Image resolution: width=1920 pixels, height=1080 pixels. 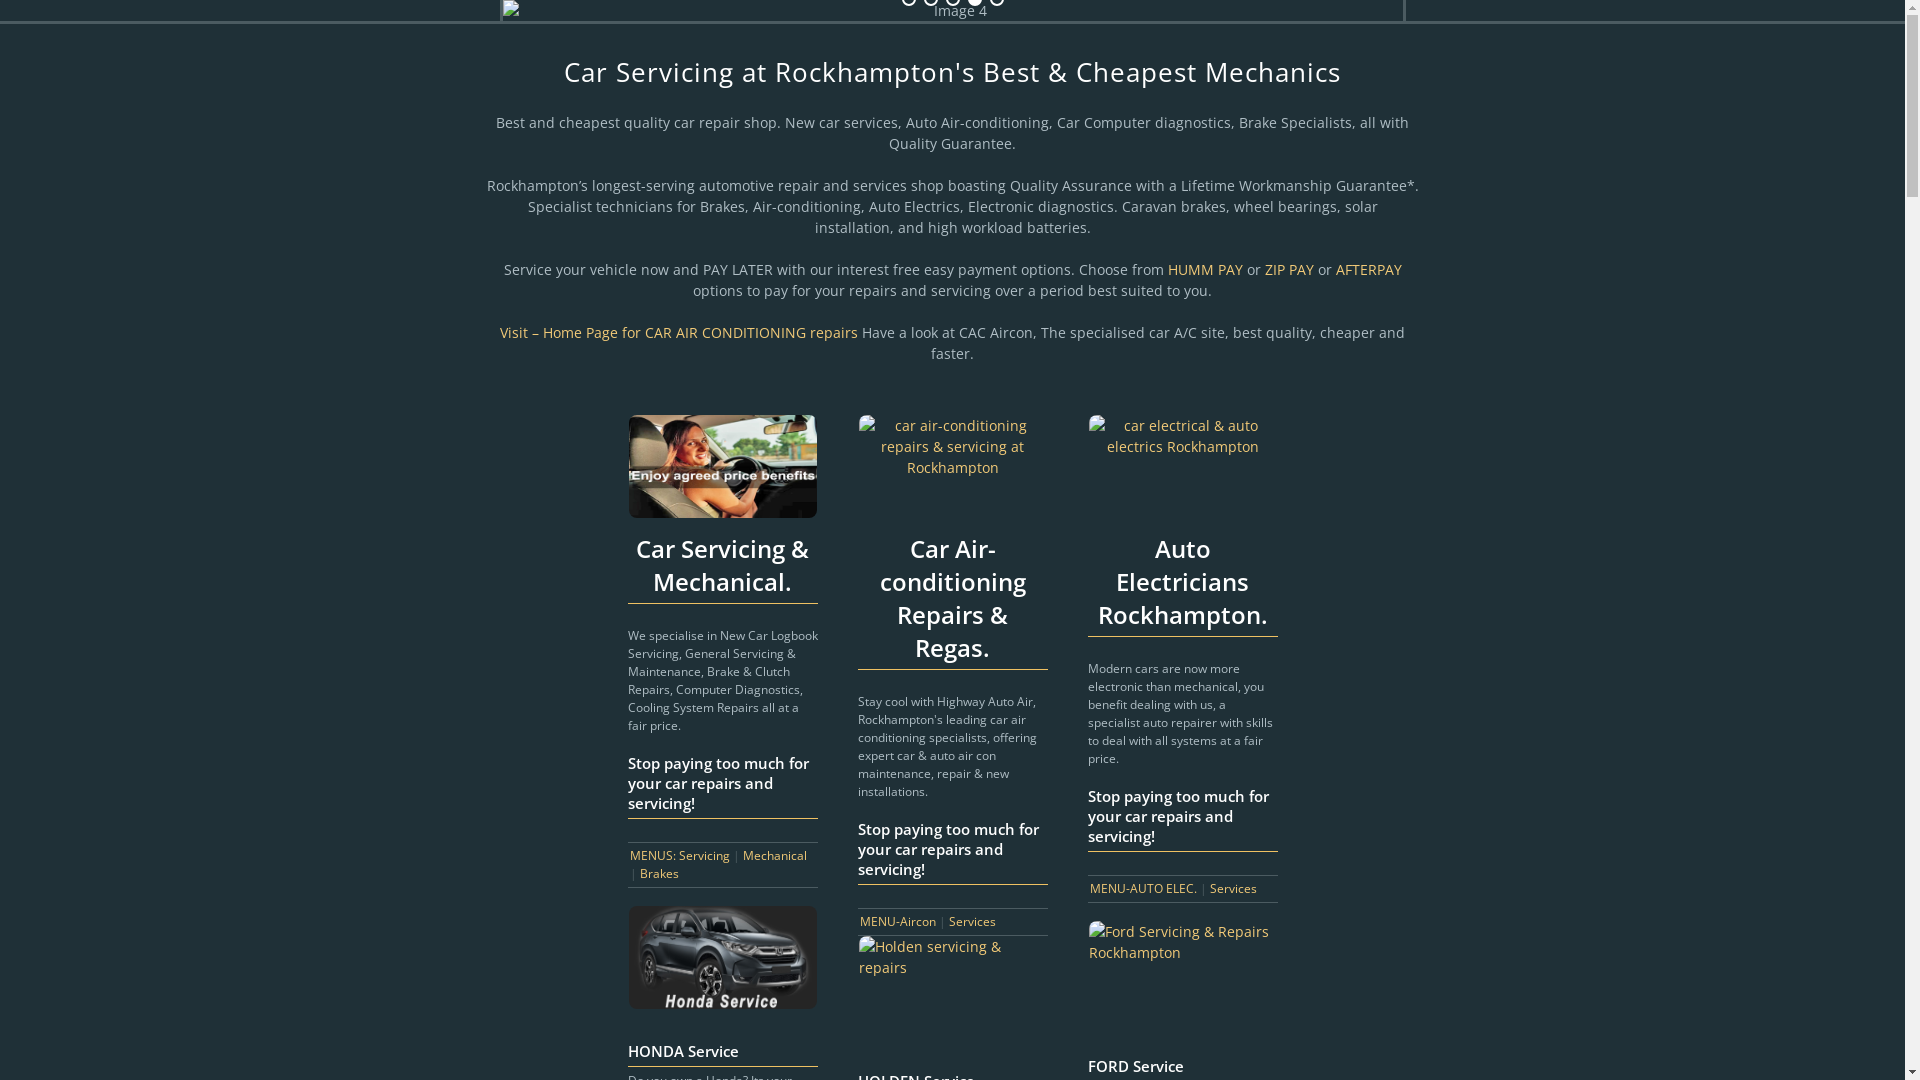 What do you see at coordinates (680, 855) in the screenshot?
I see `'MENUS: Servicing'` at bounding box center [680, 855].